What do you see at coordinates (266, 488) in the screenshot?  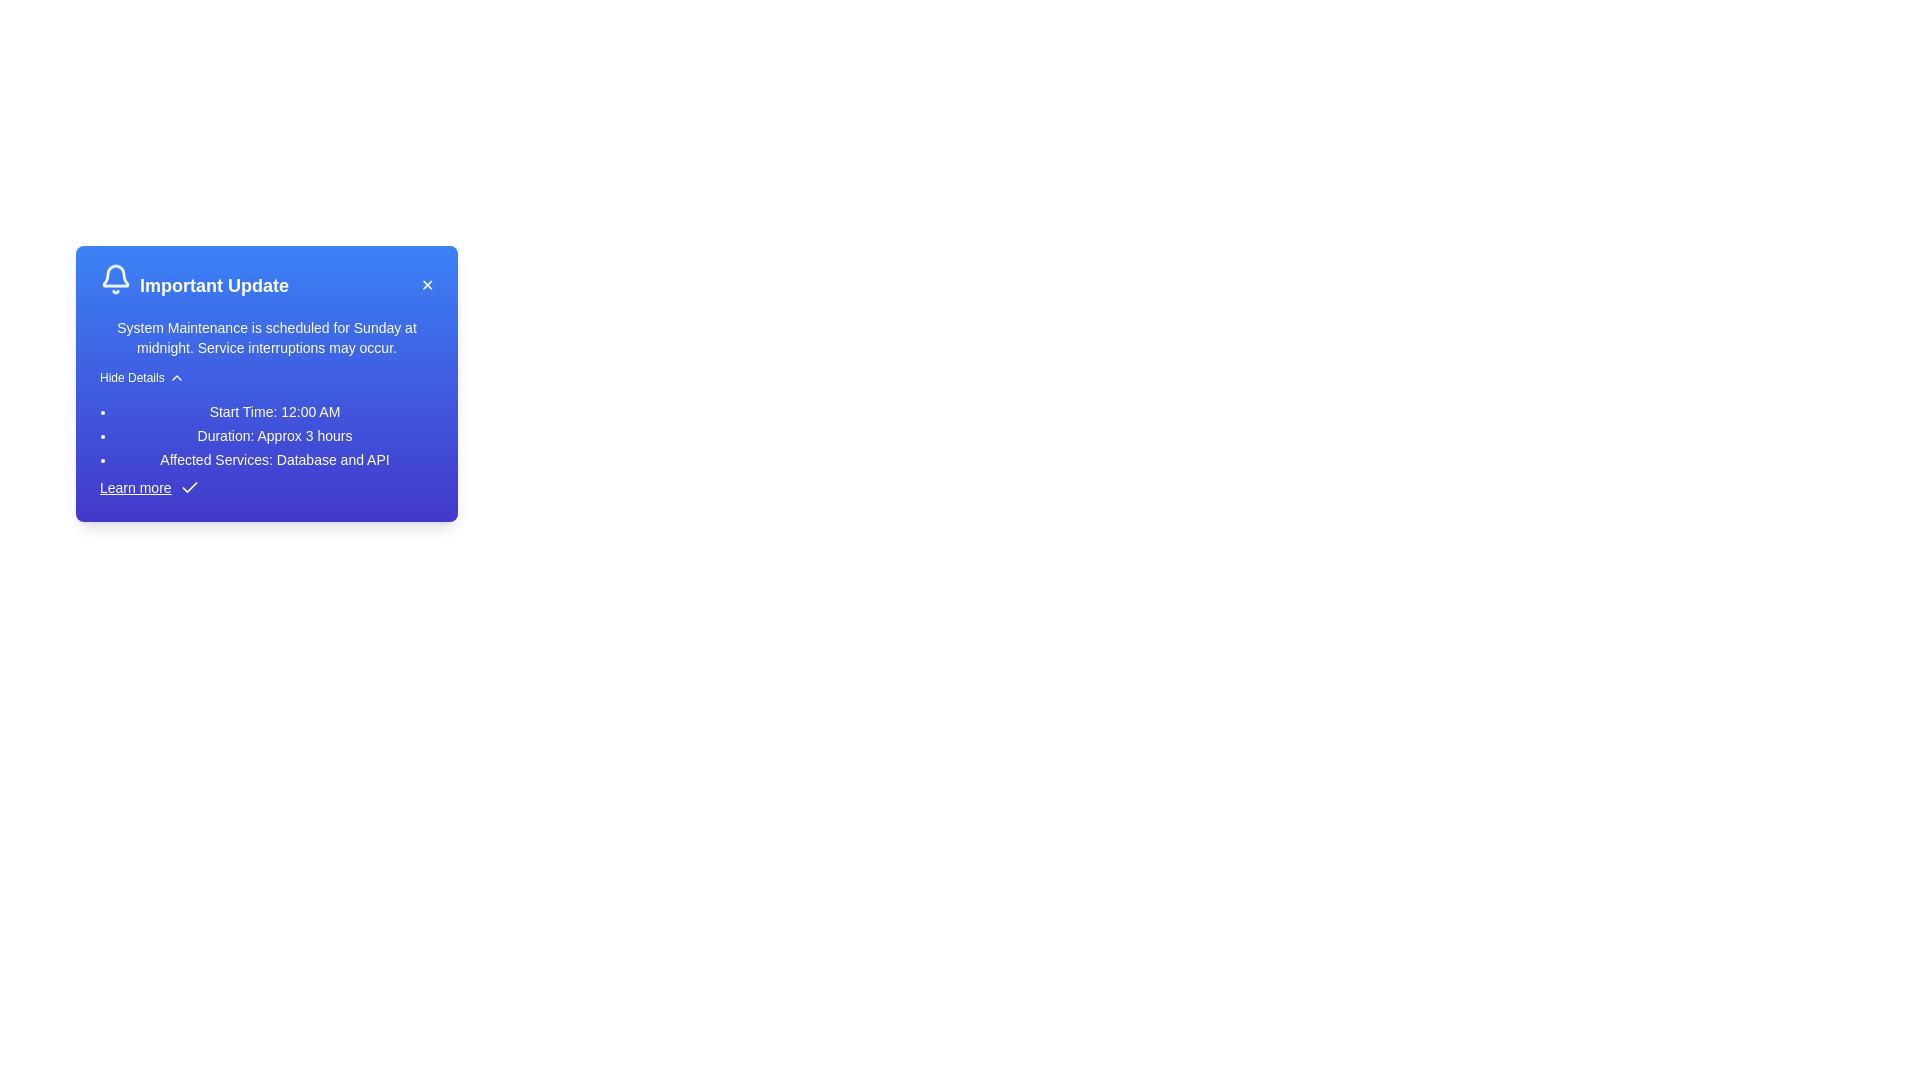 I see `the 'Learn more' link in the alert component` at bounding box center [266, 488].